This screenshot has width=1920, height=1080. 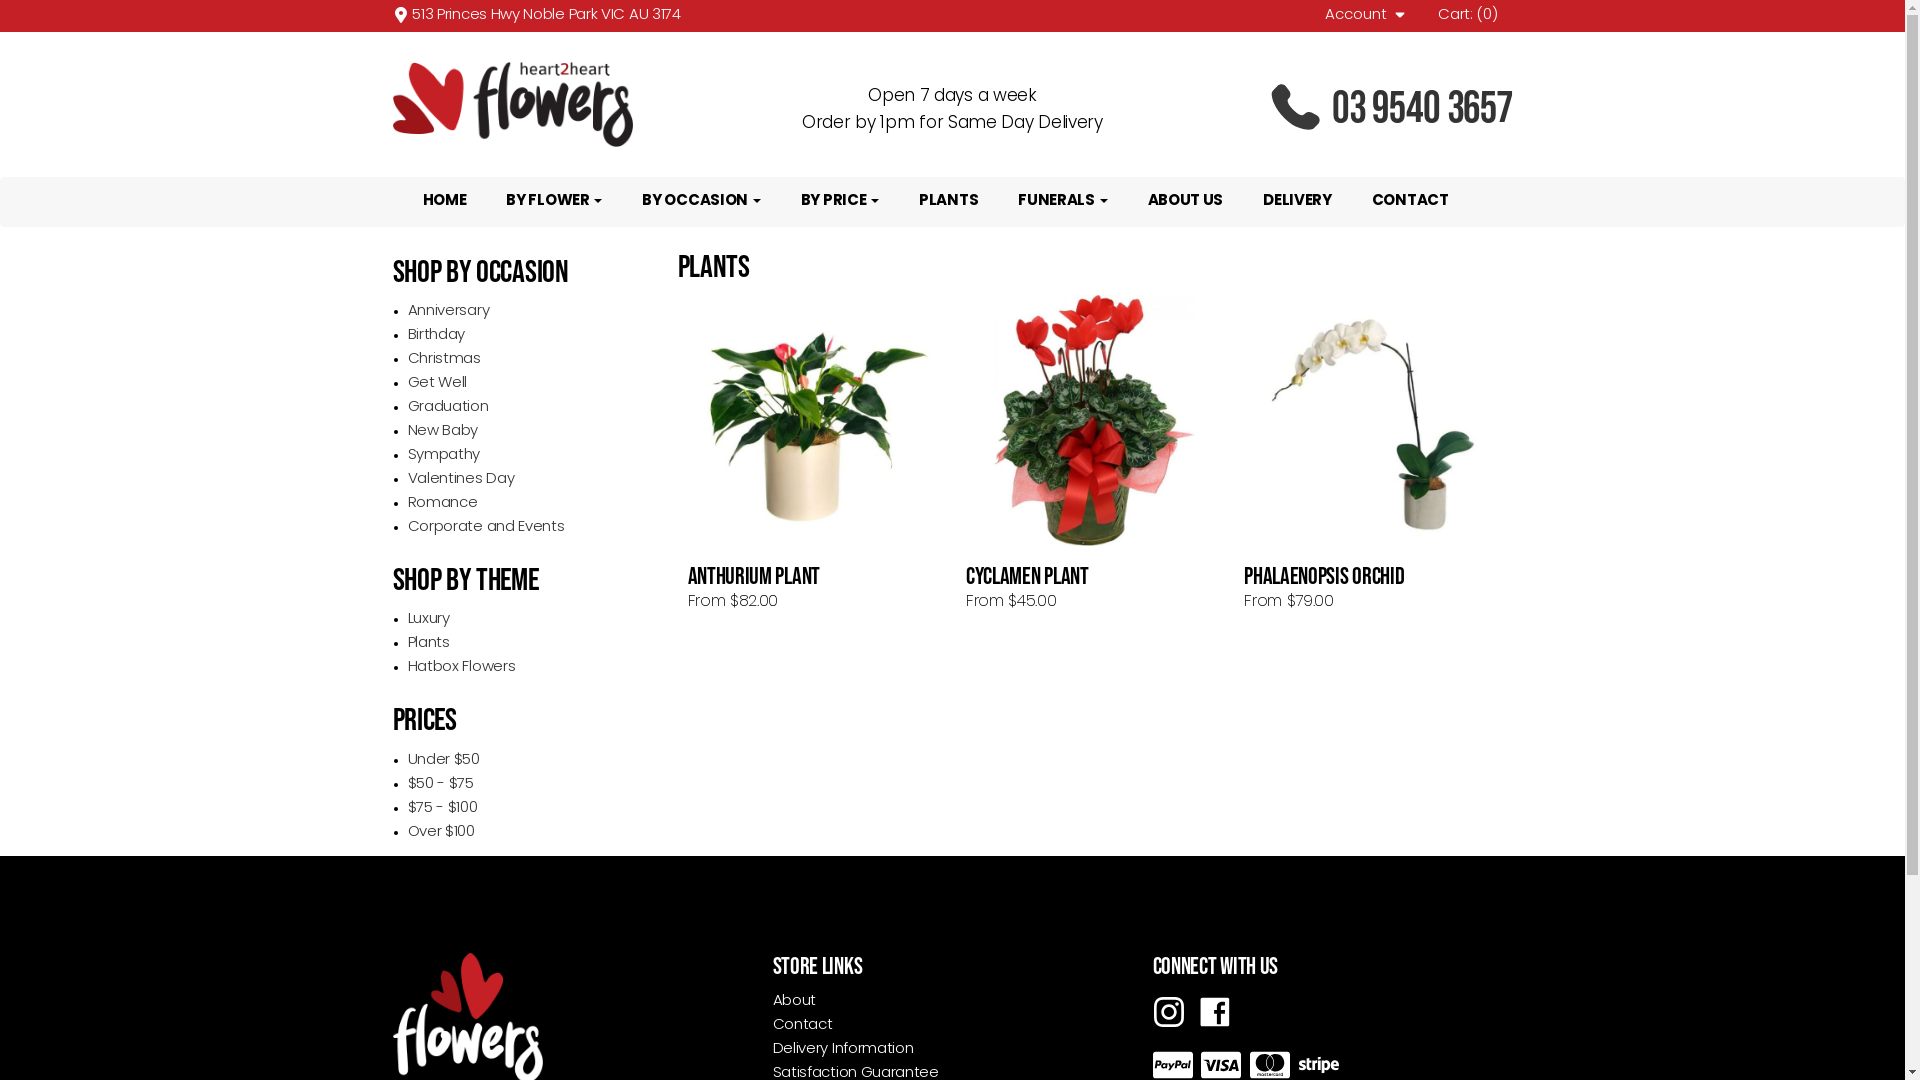 I want to click on 'Birthday', so click(x=435, y=334).